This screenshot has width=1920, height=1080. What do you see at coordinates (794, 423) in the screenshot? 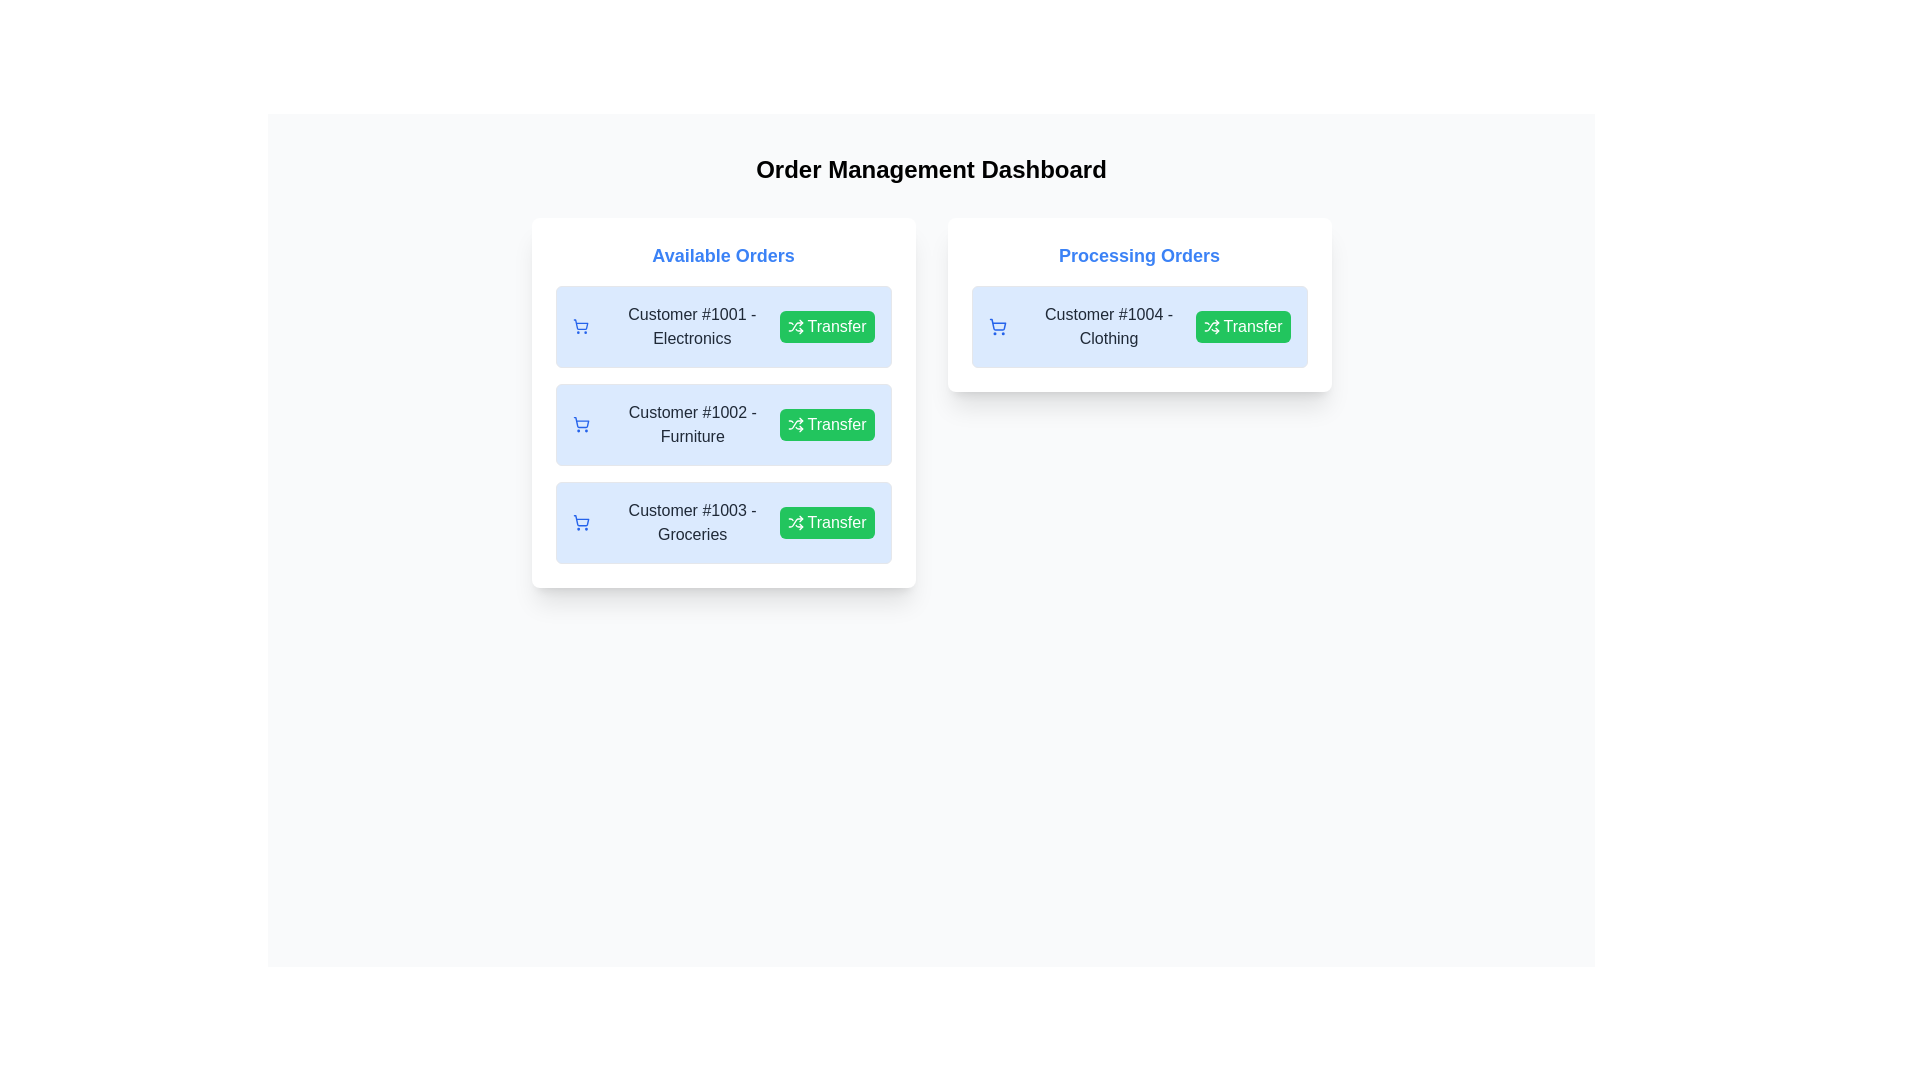
I see `the shuffle icon located on the green 'Transfer' button, which is positioned to the left of the text label` at bounding box center [794, 423].